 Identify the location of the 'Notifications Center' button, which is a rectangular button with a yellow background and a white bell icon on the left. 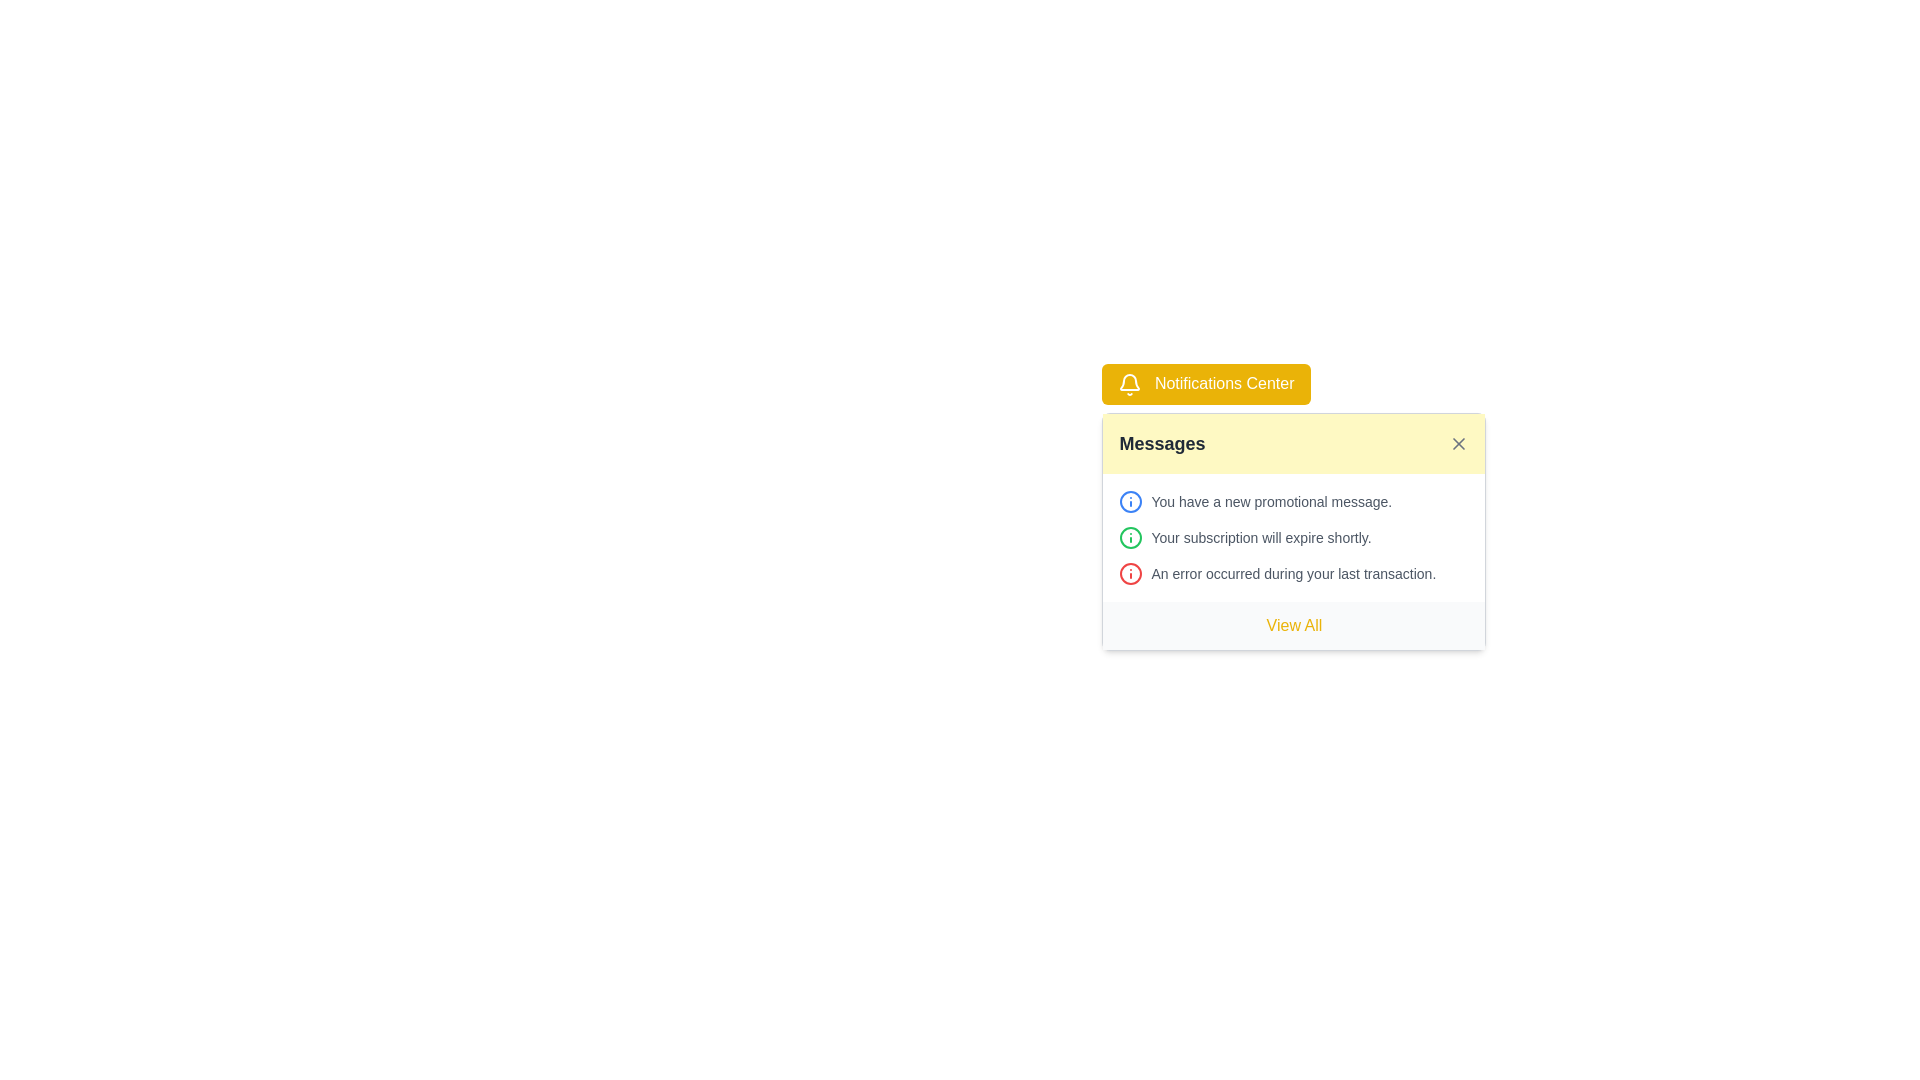
(1205, 384).